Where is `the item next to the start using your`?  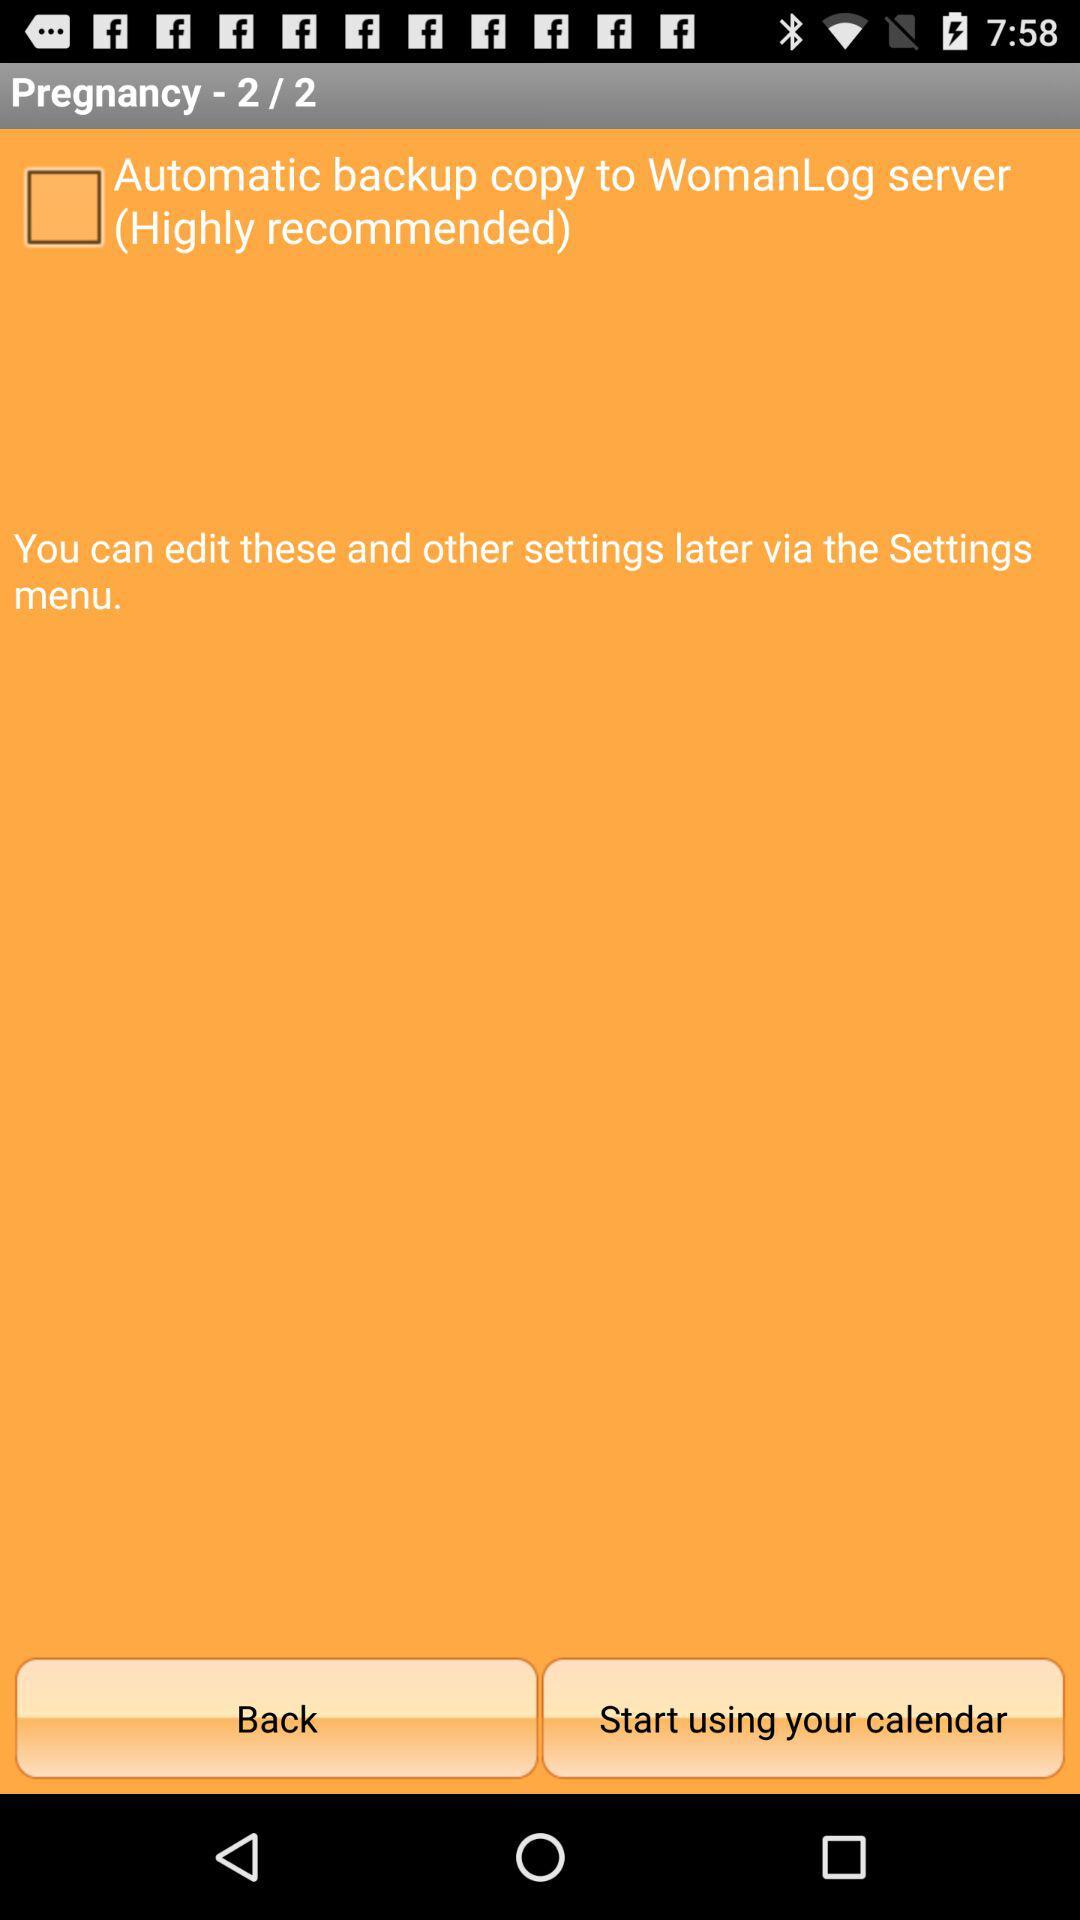 the item next to the start using your is located at coordinates (276, 1717).